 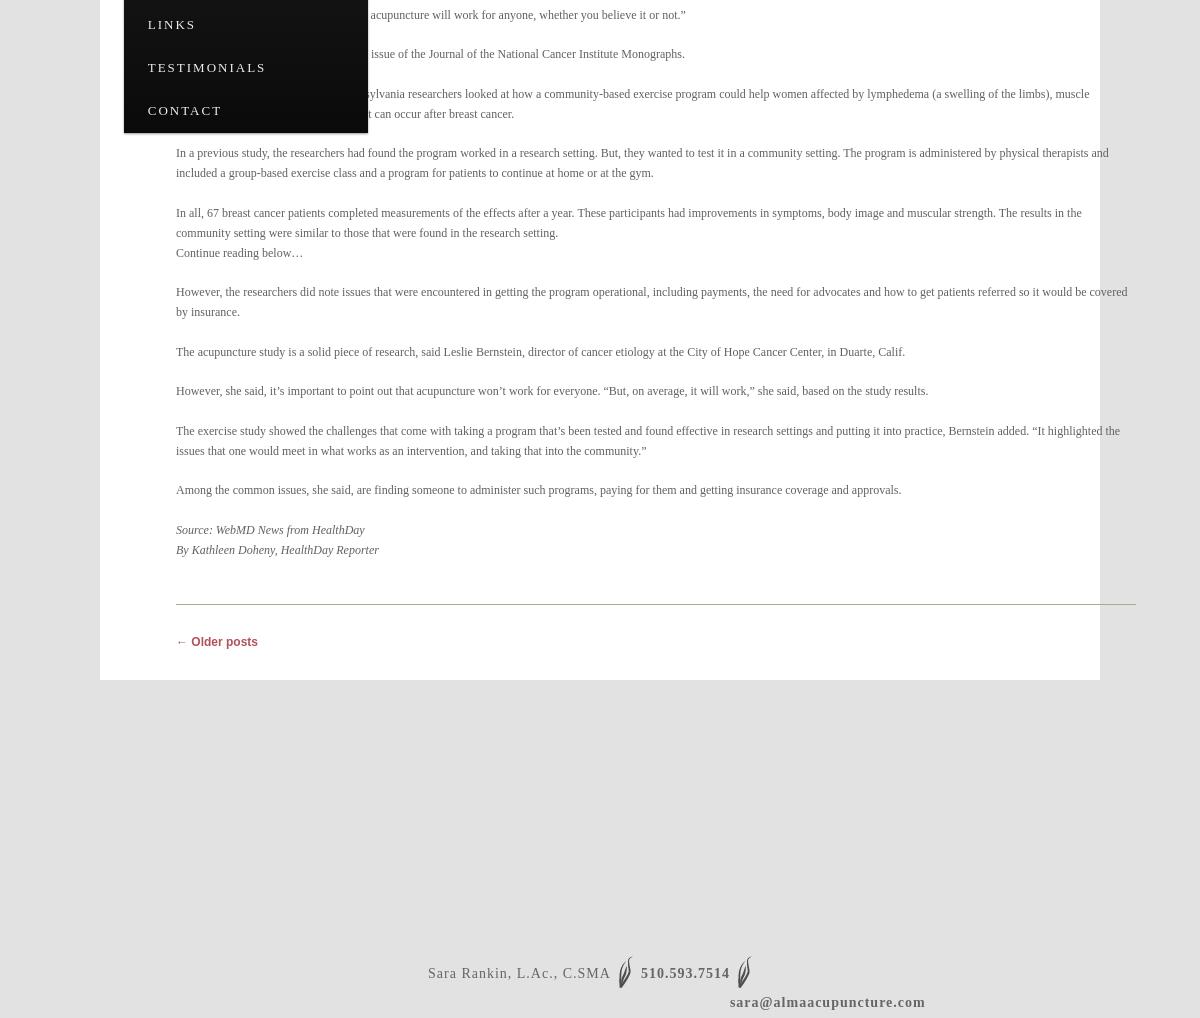 I want to click on 'Among the common issues, she said, are finding someone to administer such programs, paying for them and getting insurance coverage and approvals.', so click(x=537, y=489).